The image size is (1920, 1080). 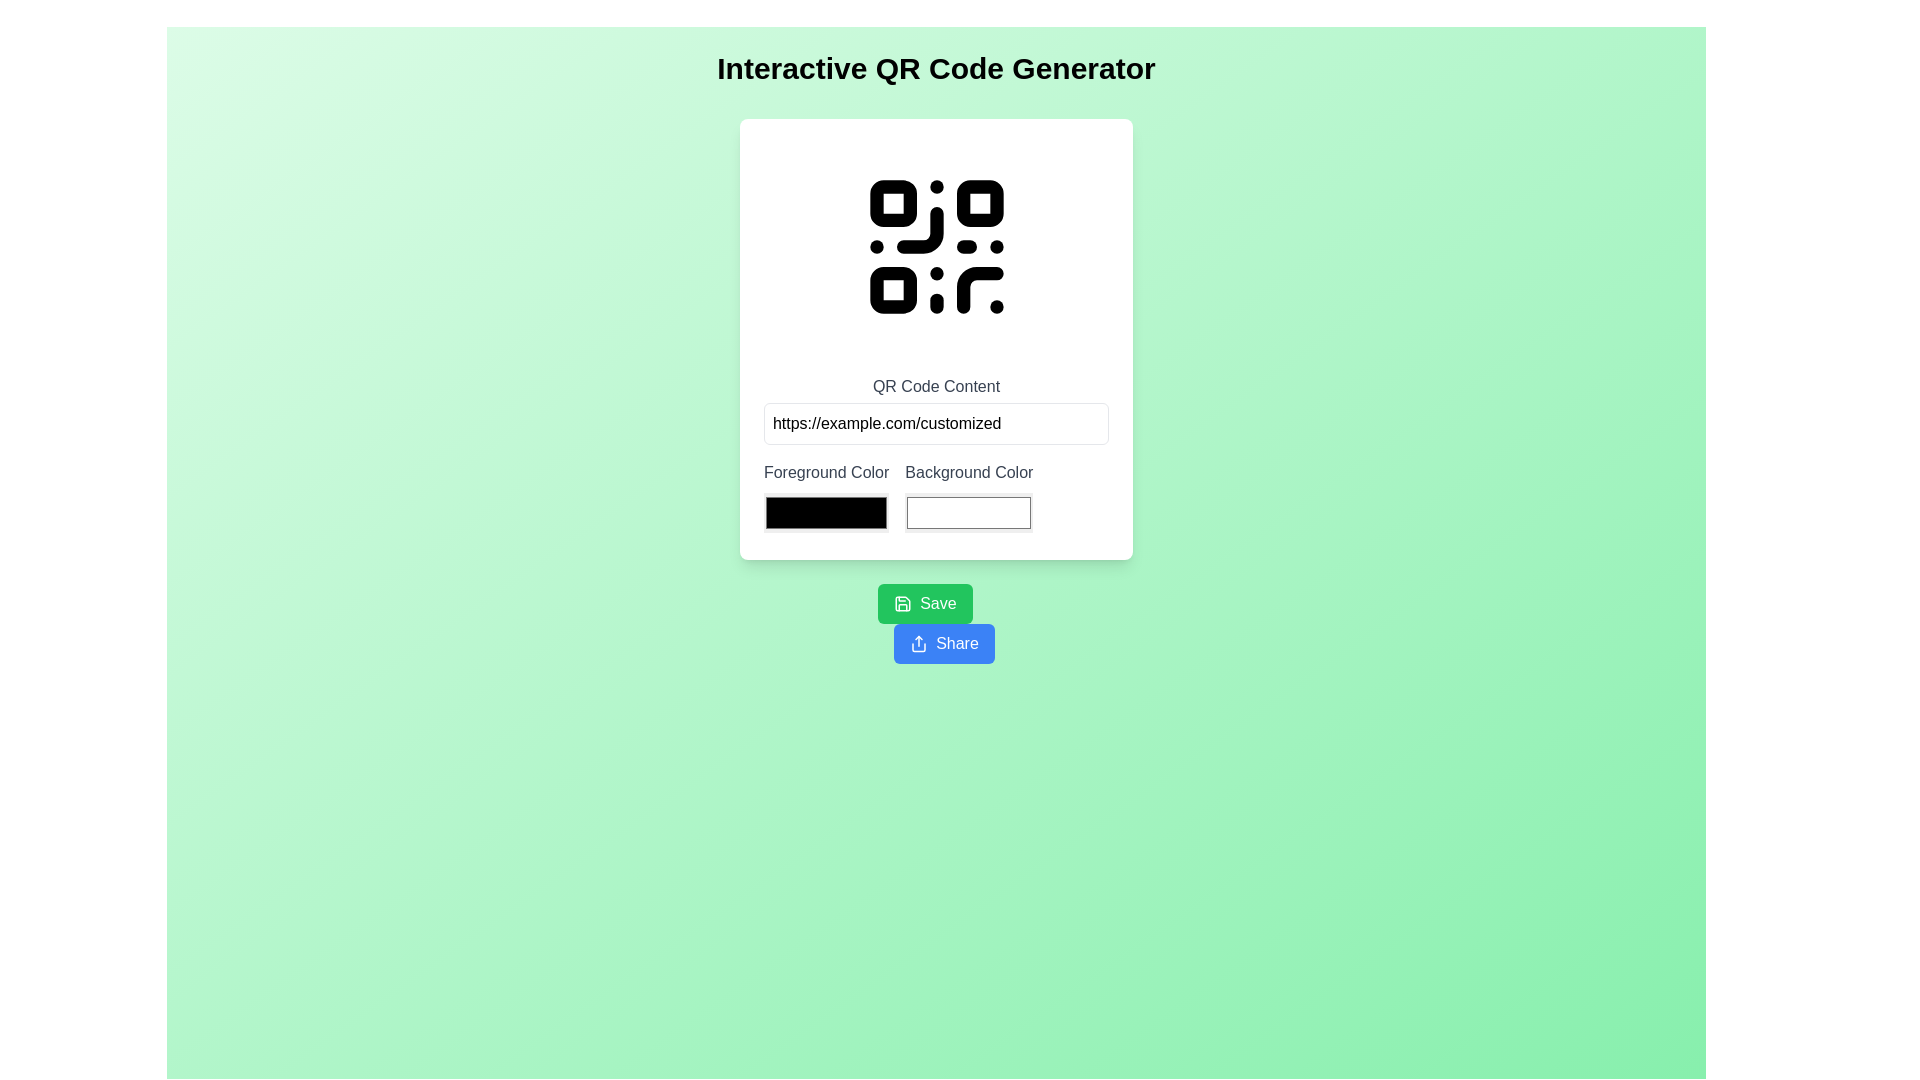 I want to click on the color picker input field that displays the current color value of white (#ffffff), so click(x=969, y=512).